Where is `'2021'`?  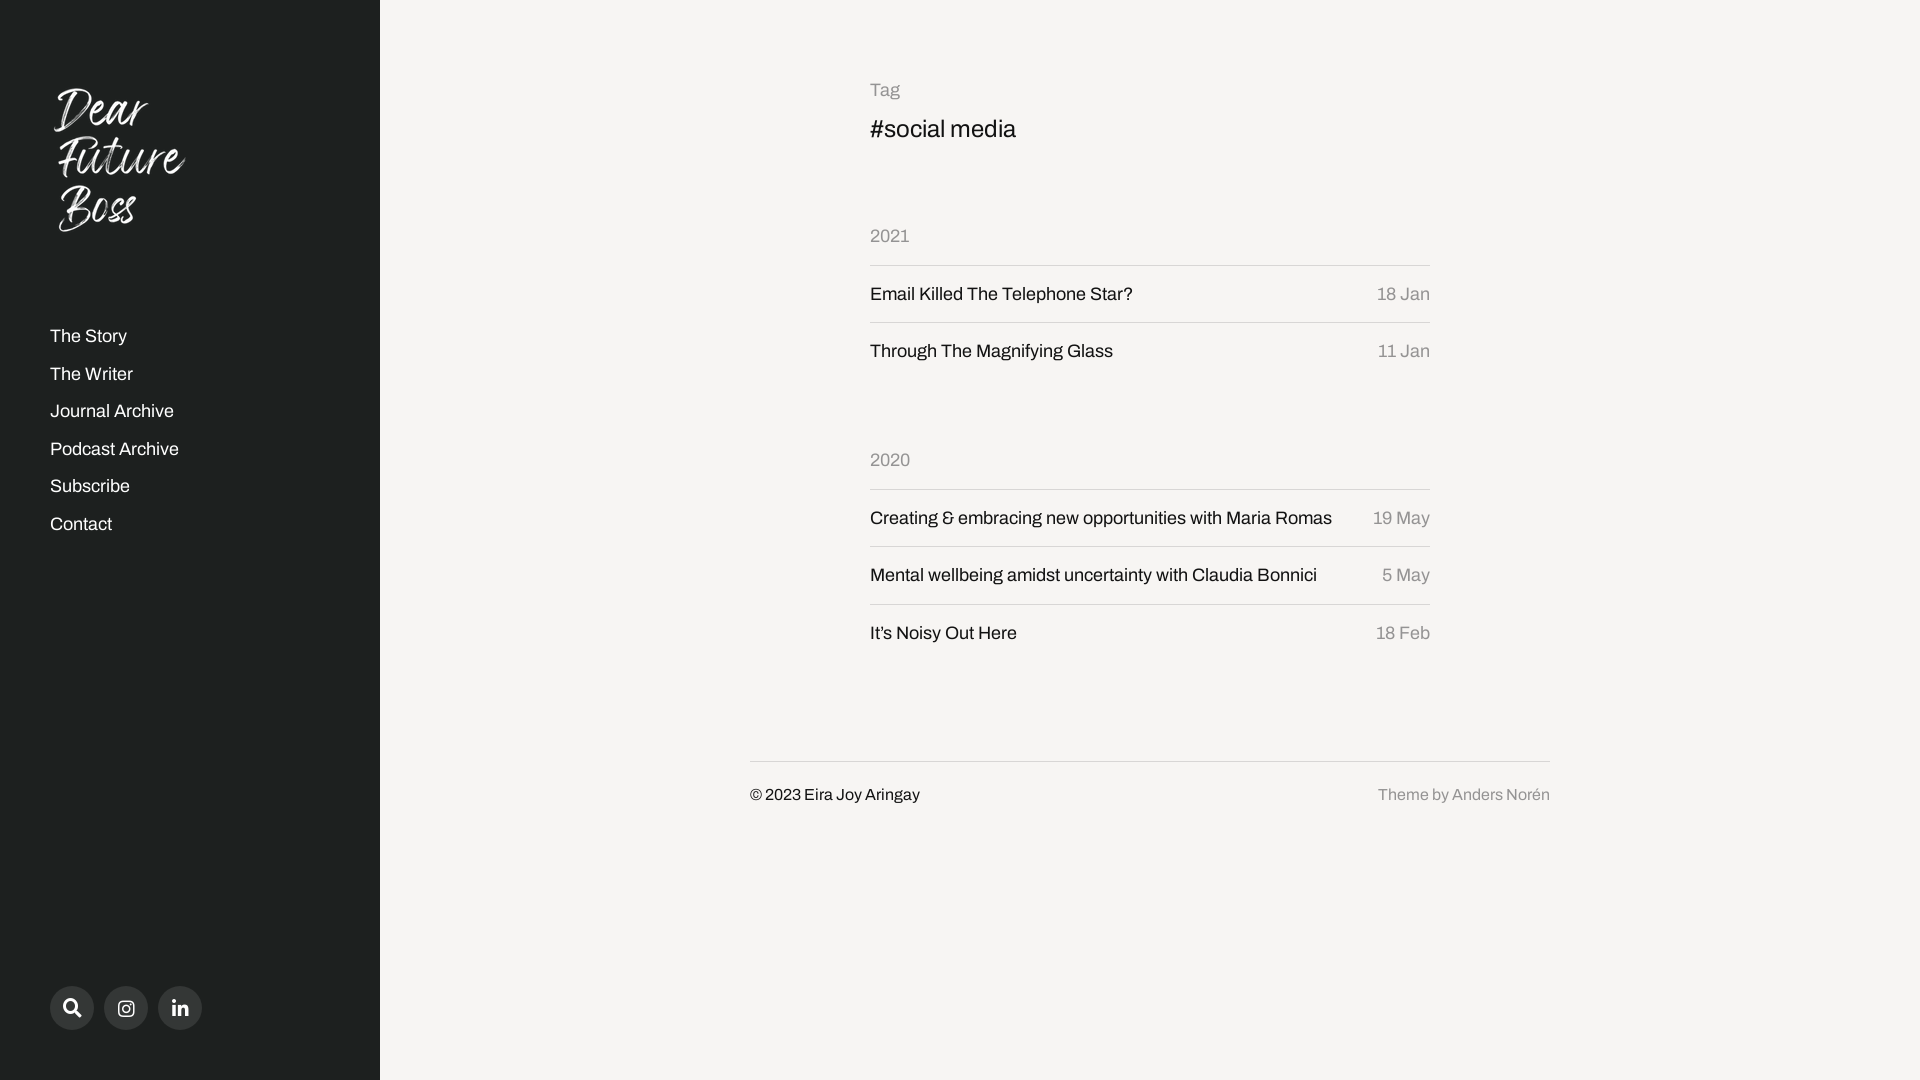
'2021' is located at coordinates (888, 234).